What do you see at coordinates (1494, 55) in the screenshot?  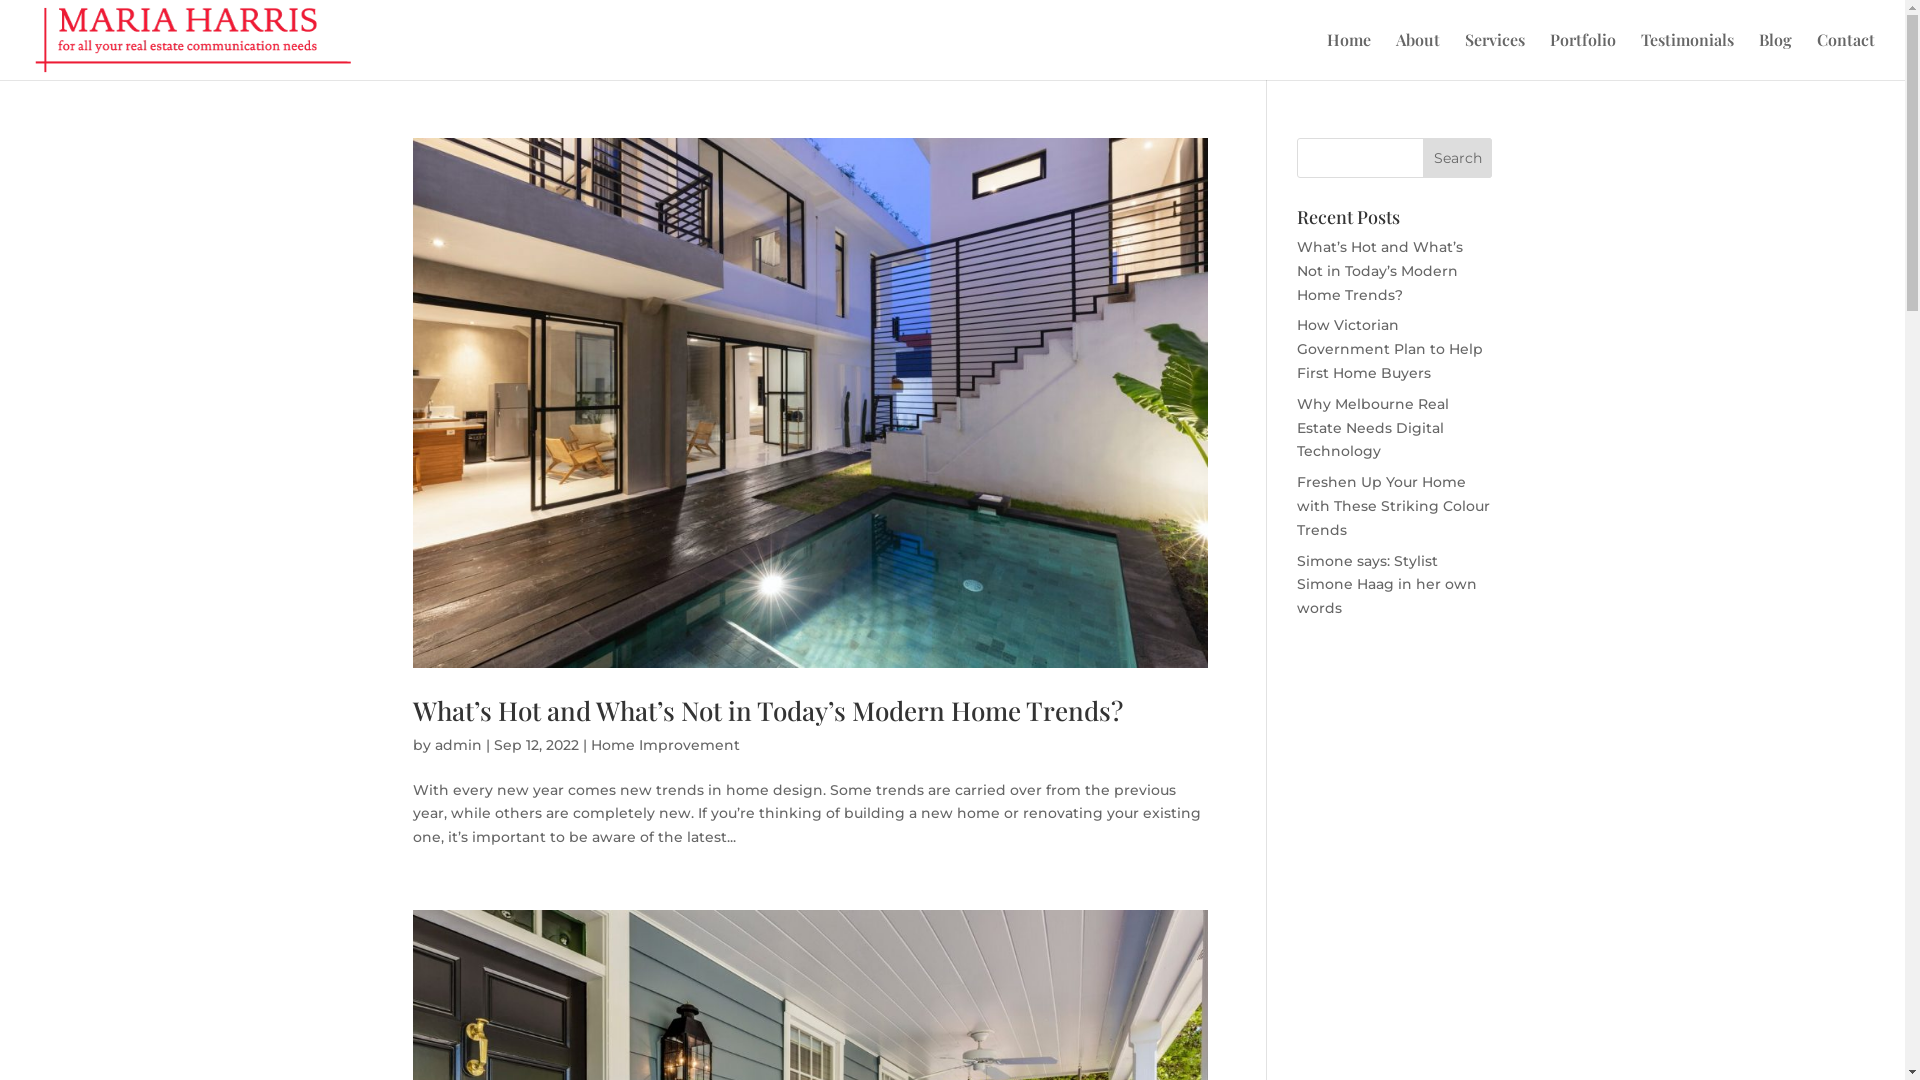 I see `'Services'` at bounding box center [1494, 55].